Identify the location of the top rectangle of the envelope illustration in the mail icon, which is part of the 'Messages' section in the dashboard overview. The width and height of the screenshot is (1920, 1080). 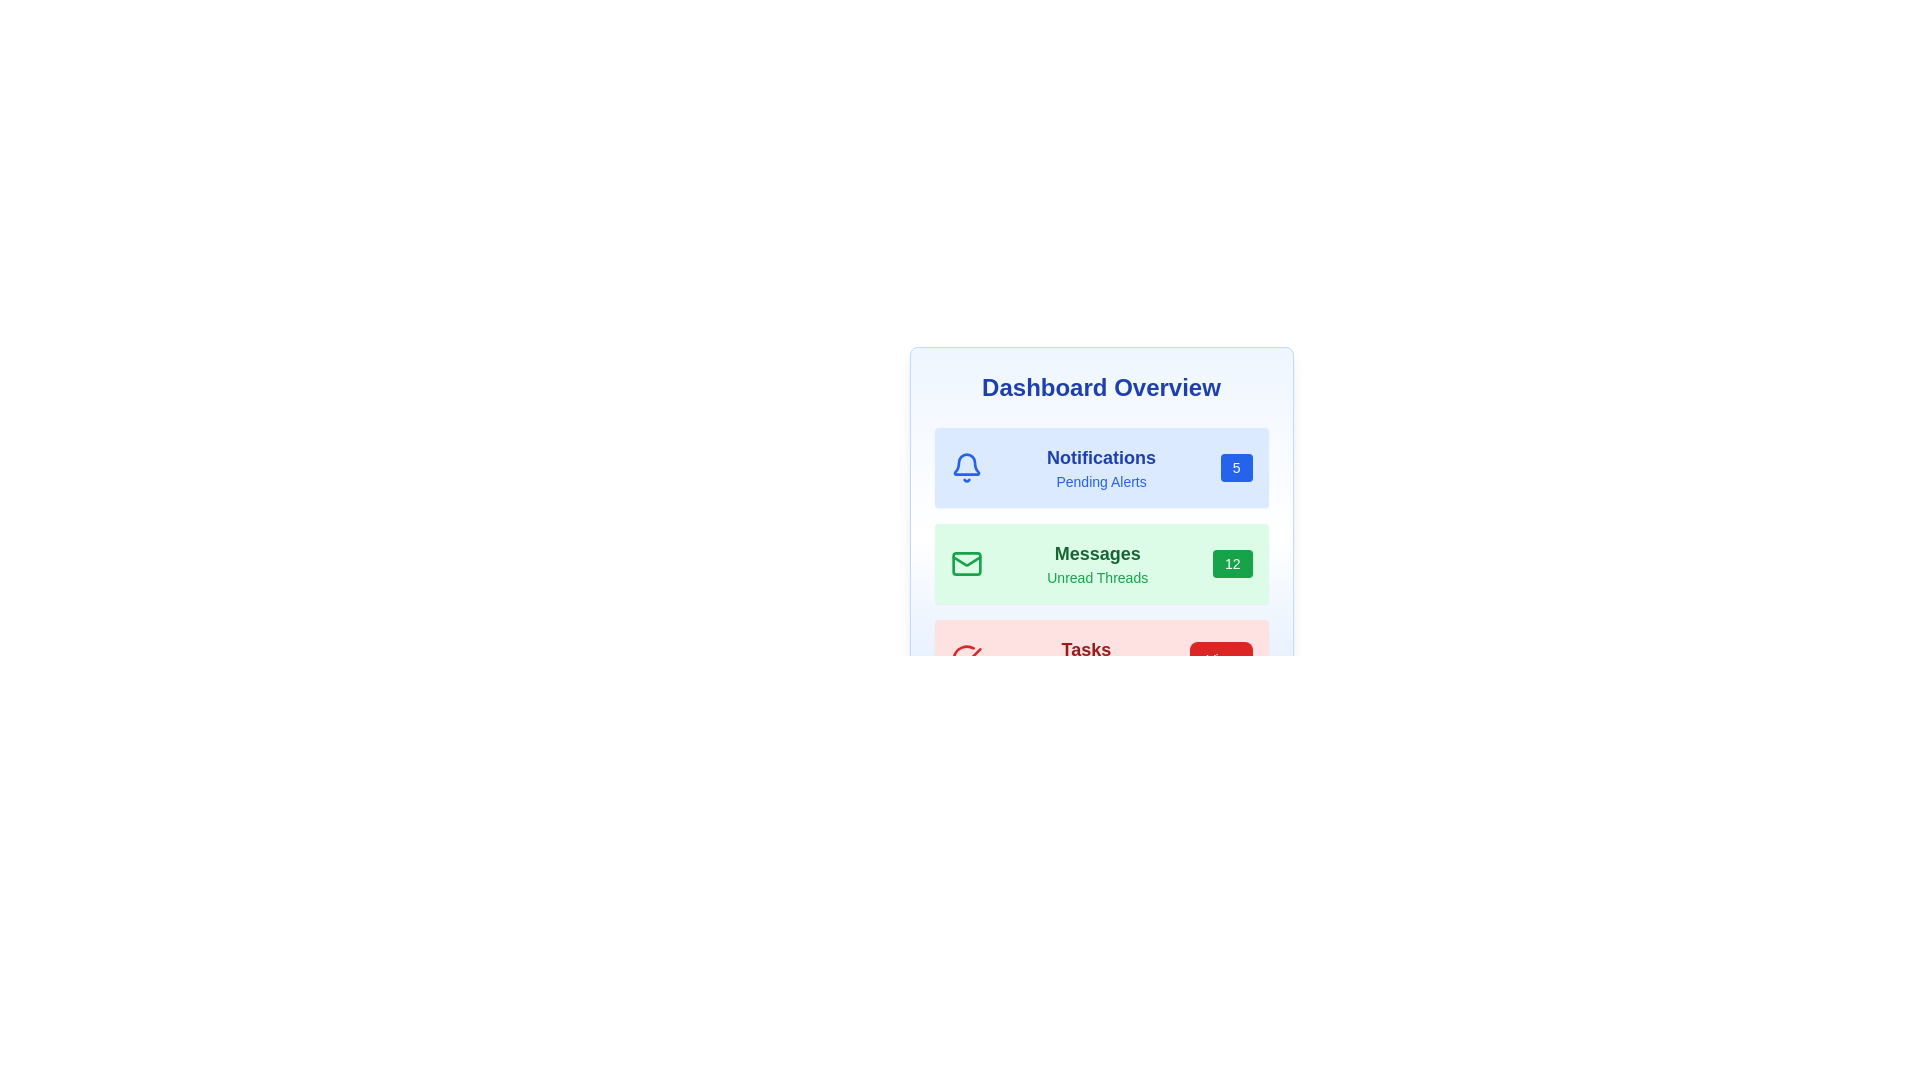
(966, 563).